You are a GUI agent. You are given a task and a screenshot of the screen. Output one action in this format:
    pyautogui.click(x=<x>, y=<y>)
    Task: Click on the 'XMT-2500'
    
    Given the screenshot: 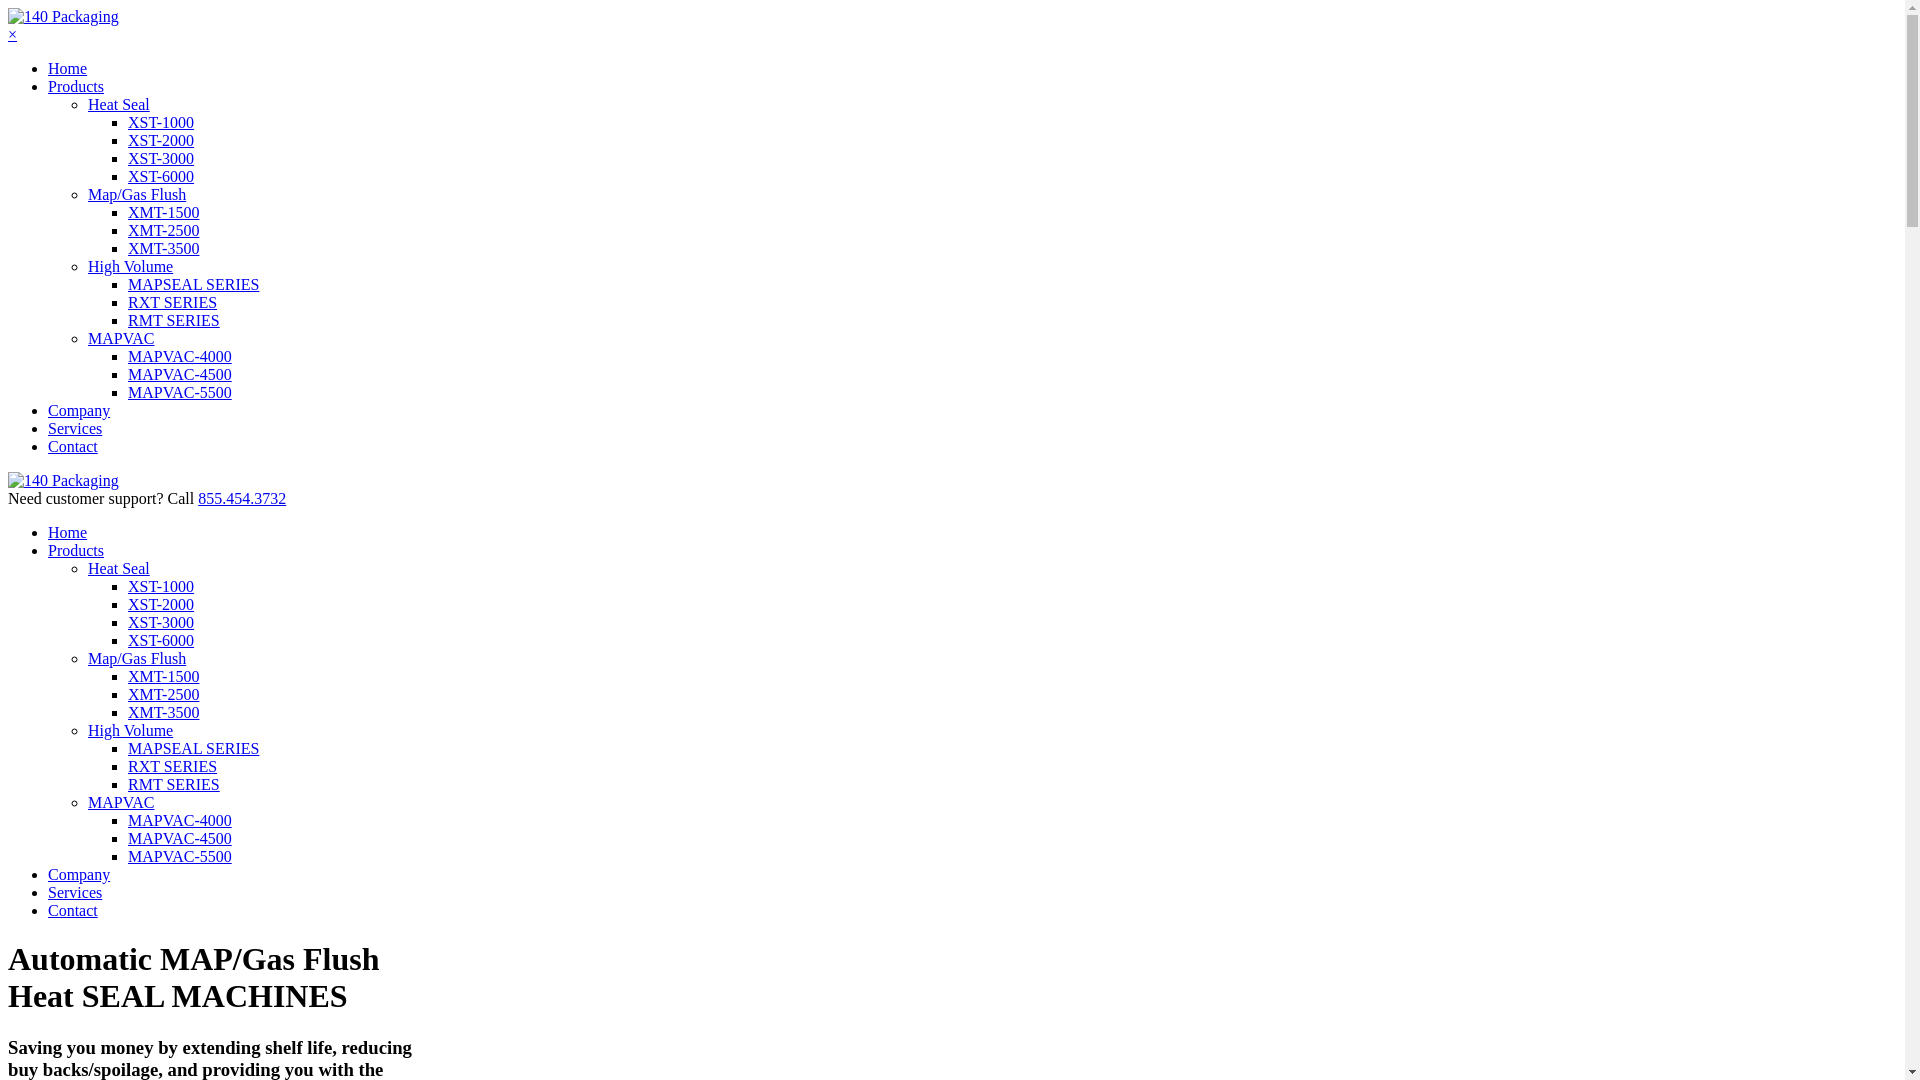 What is the action you would take?
    pyautogui.click(x=163, y=693)
    